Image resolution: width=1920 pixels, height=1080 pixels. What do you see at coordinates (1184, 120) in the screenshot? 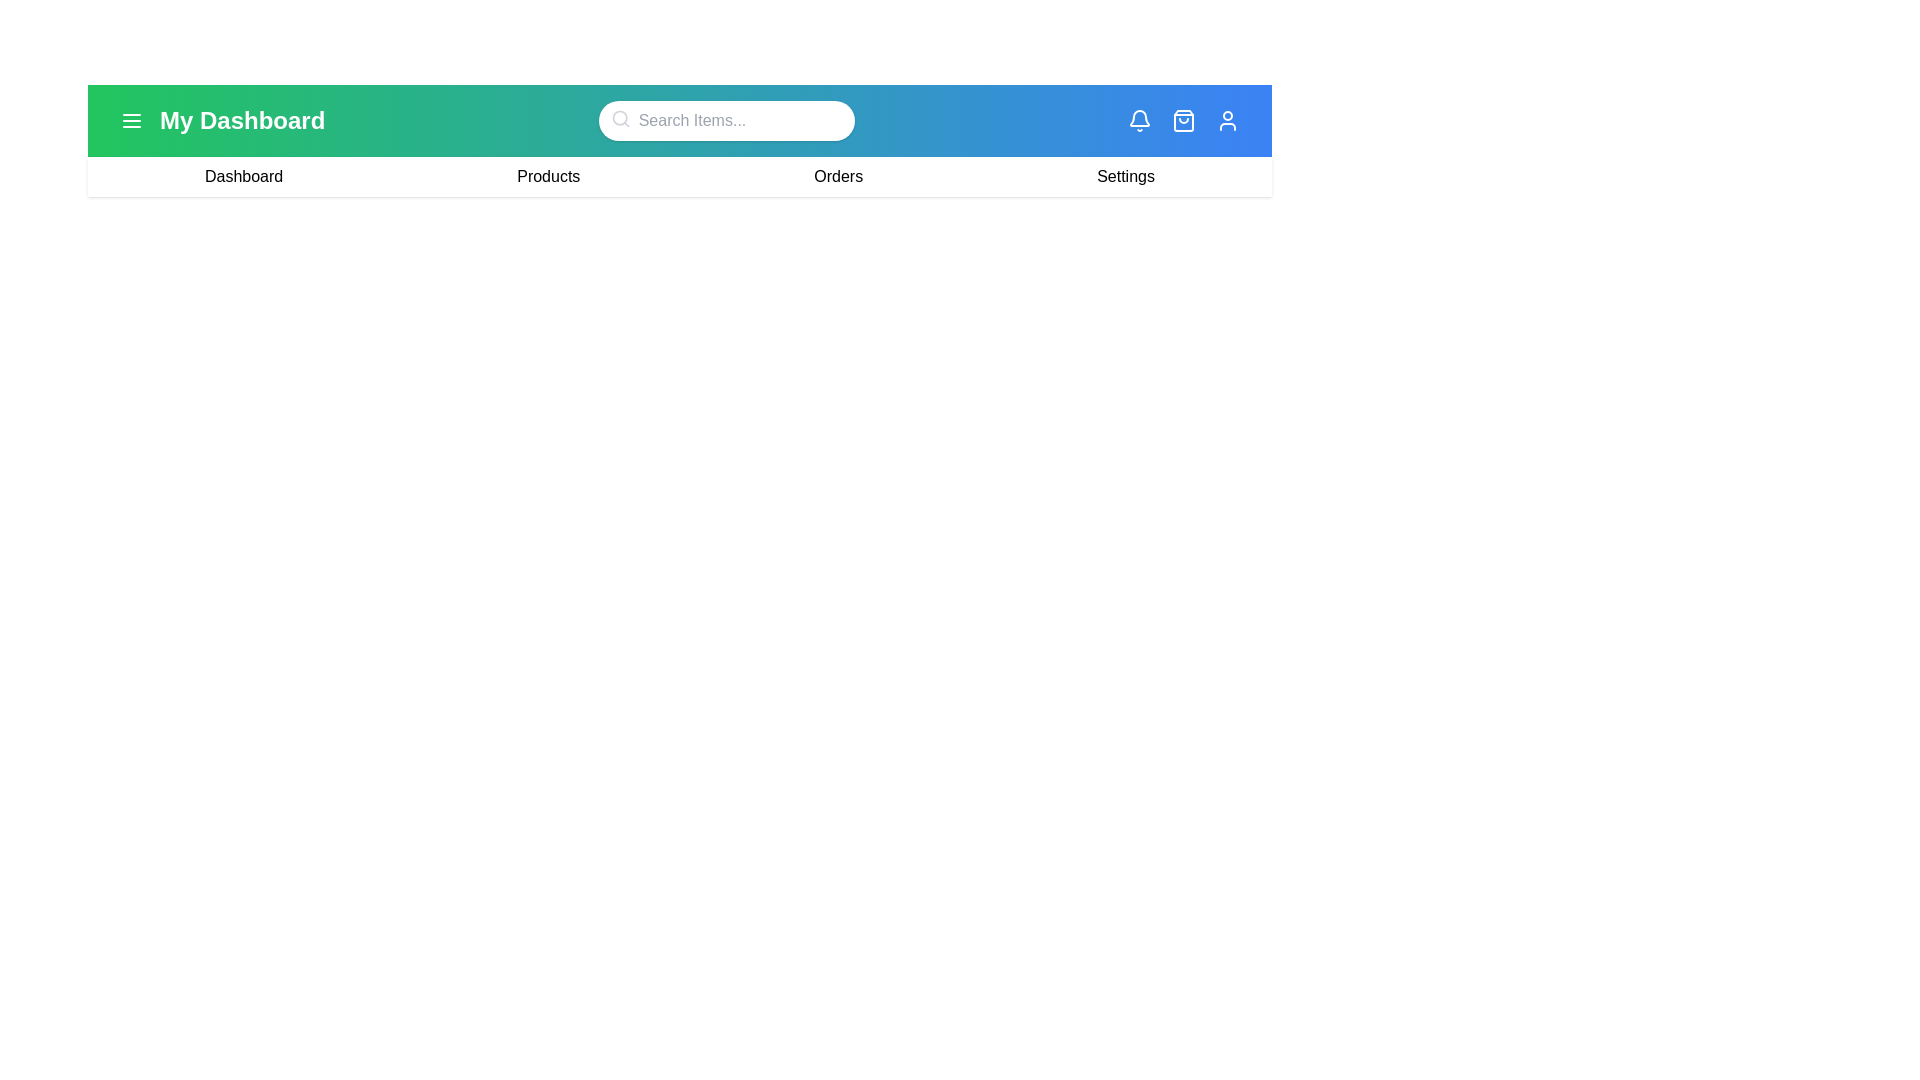
I see `the shopping bag icon to access the shopping section` at bounding box center [1184, 120].